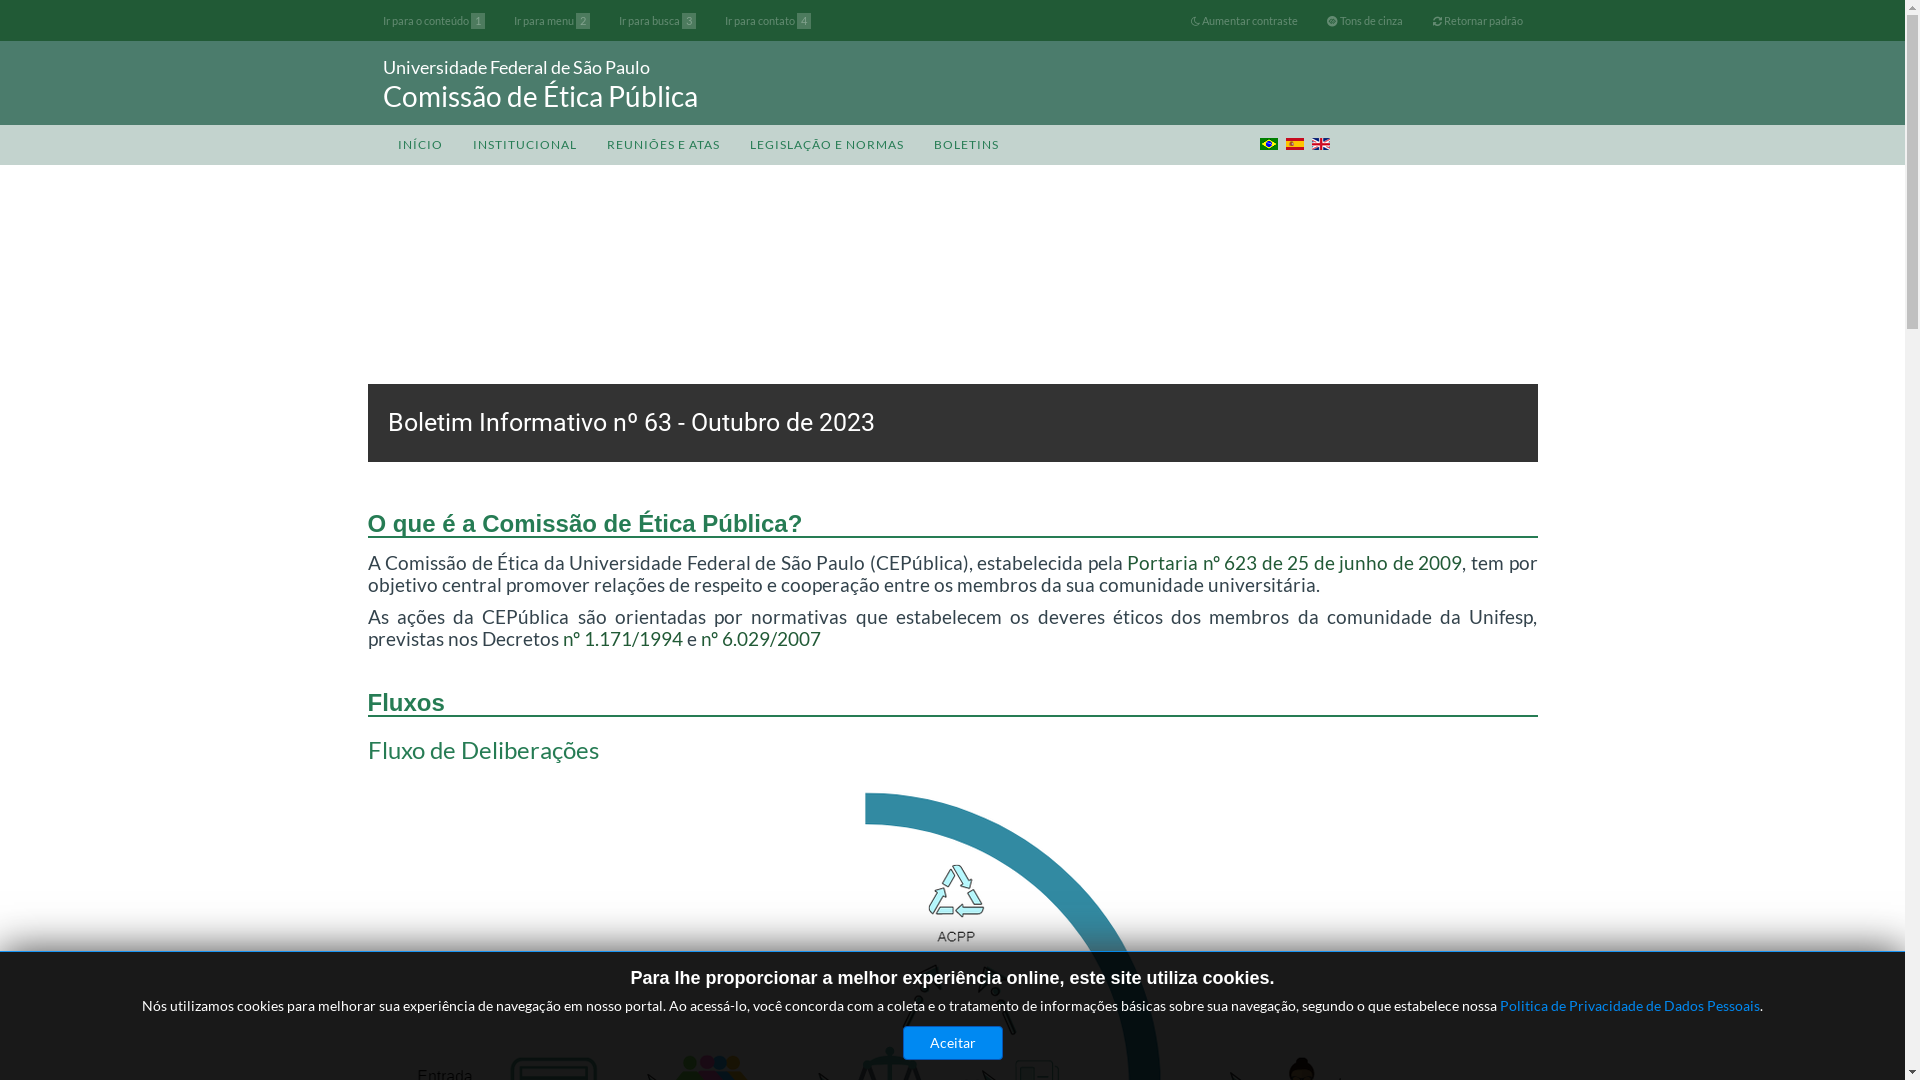 The height and width of the screenshot is (1080, 1920). I want to click on 'BOLETINS', so click(965, 144).